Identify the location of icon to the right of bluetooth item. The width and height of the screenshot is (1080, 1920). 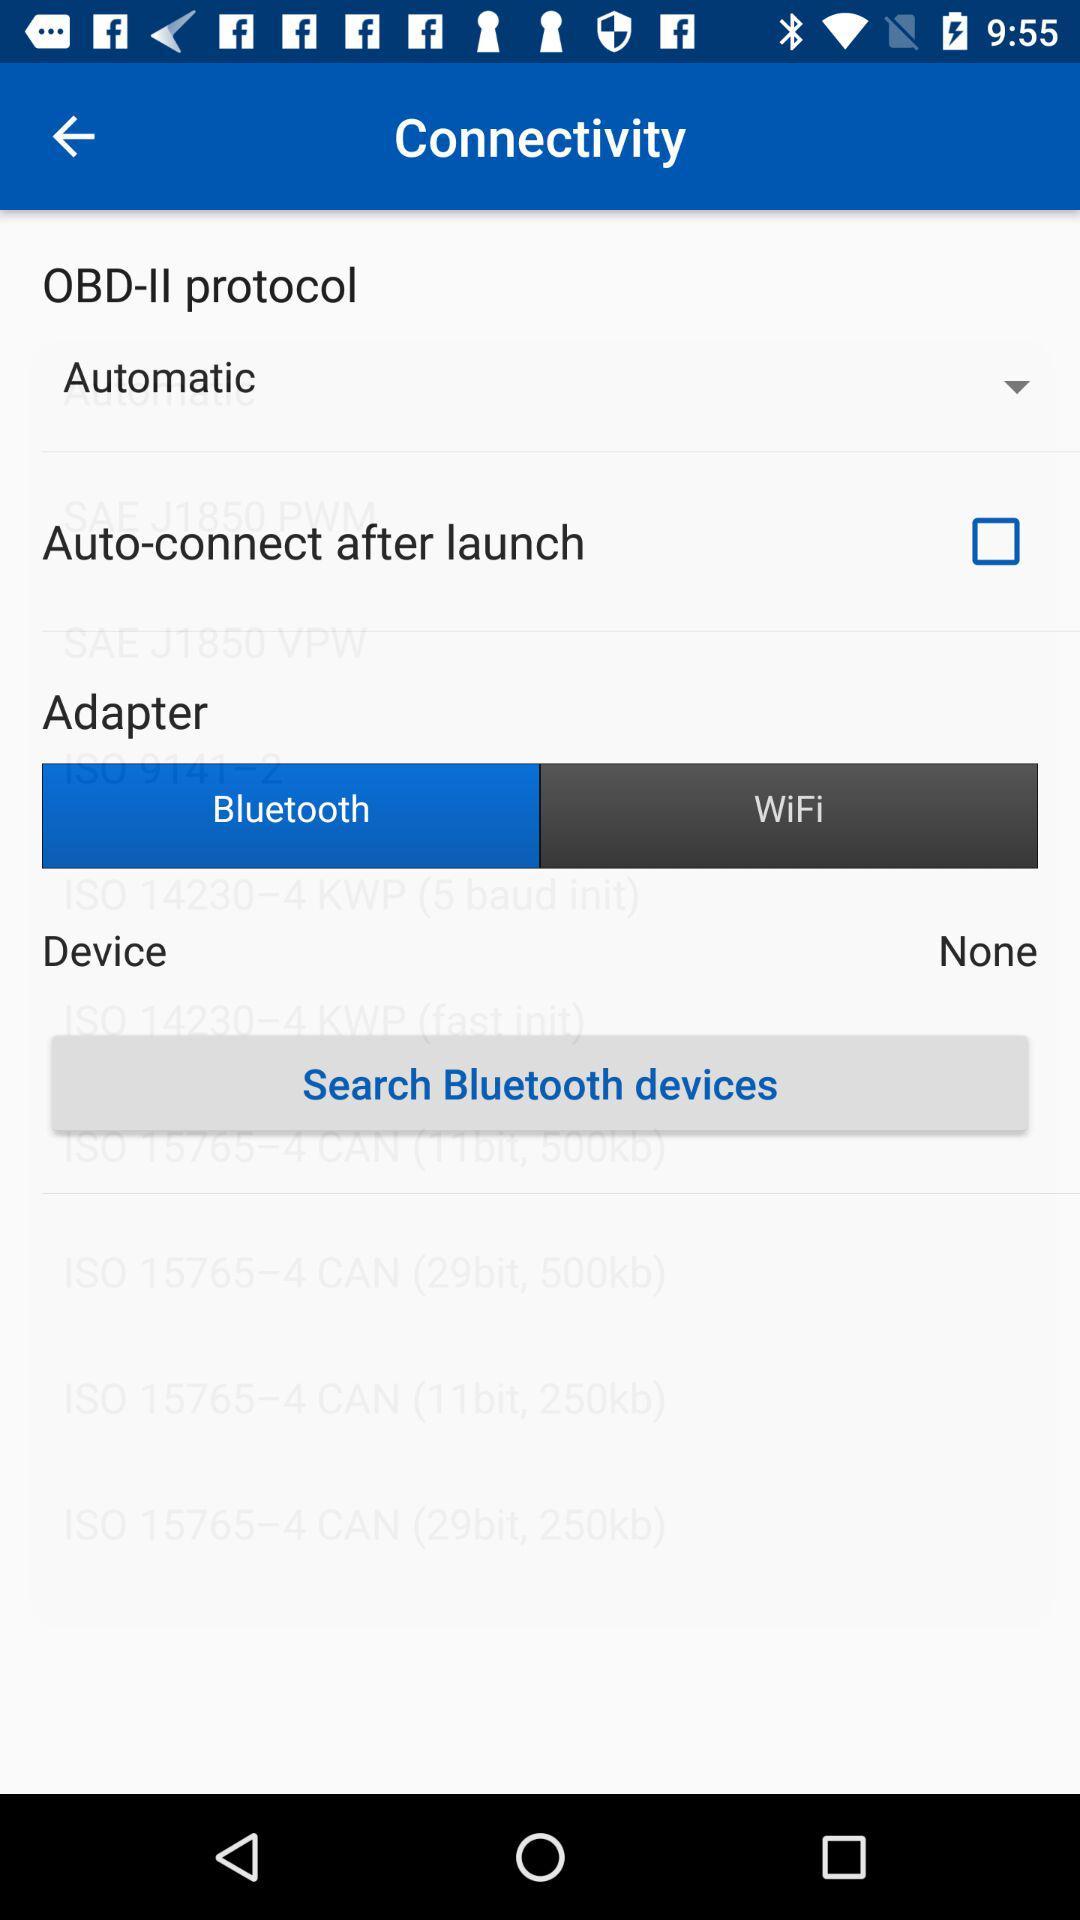
(788, 816).